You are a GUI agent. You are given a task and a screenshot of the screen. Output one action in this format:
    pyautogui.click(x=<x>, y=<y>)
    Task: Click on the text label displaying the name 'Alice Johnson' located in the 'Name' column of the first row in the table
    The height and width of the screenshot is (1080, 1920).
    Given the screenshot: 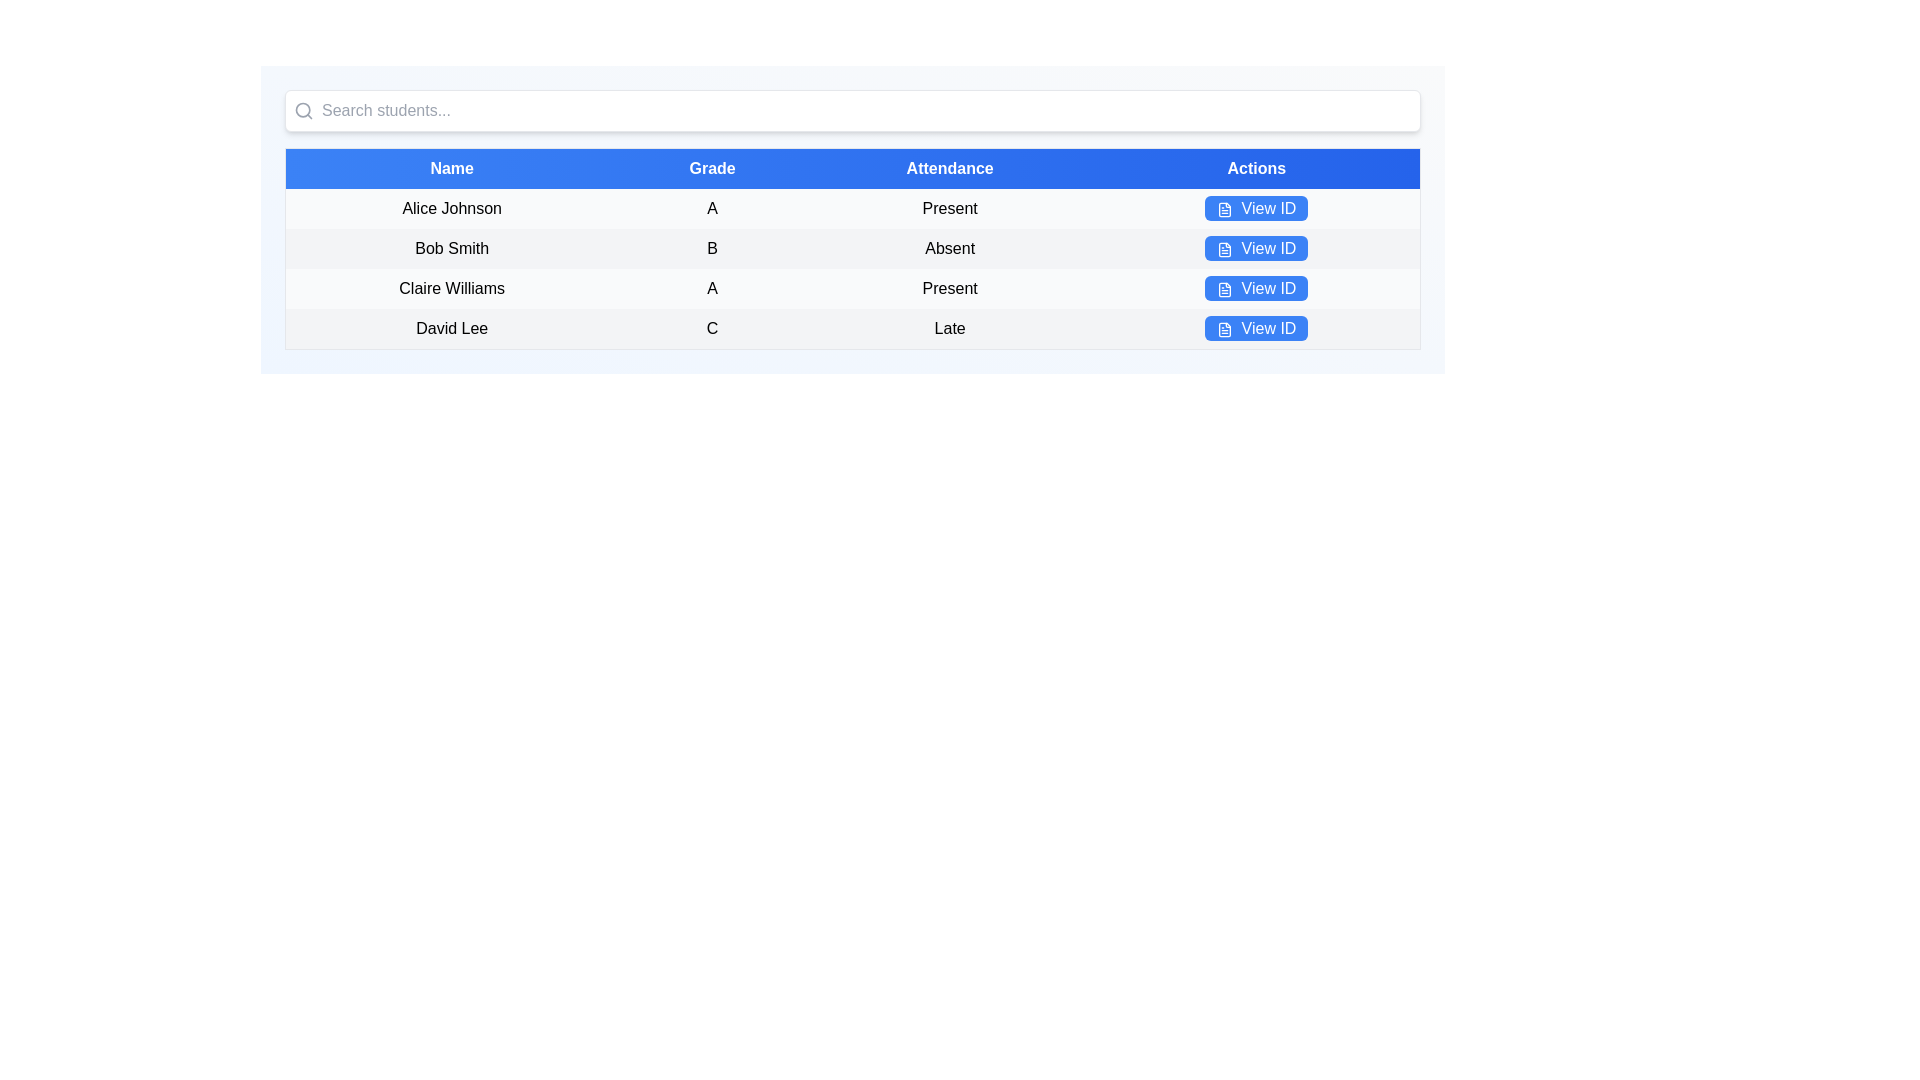 What is the action you would take?
    pyautogui.click(x=450, y=208)
    